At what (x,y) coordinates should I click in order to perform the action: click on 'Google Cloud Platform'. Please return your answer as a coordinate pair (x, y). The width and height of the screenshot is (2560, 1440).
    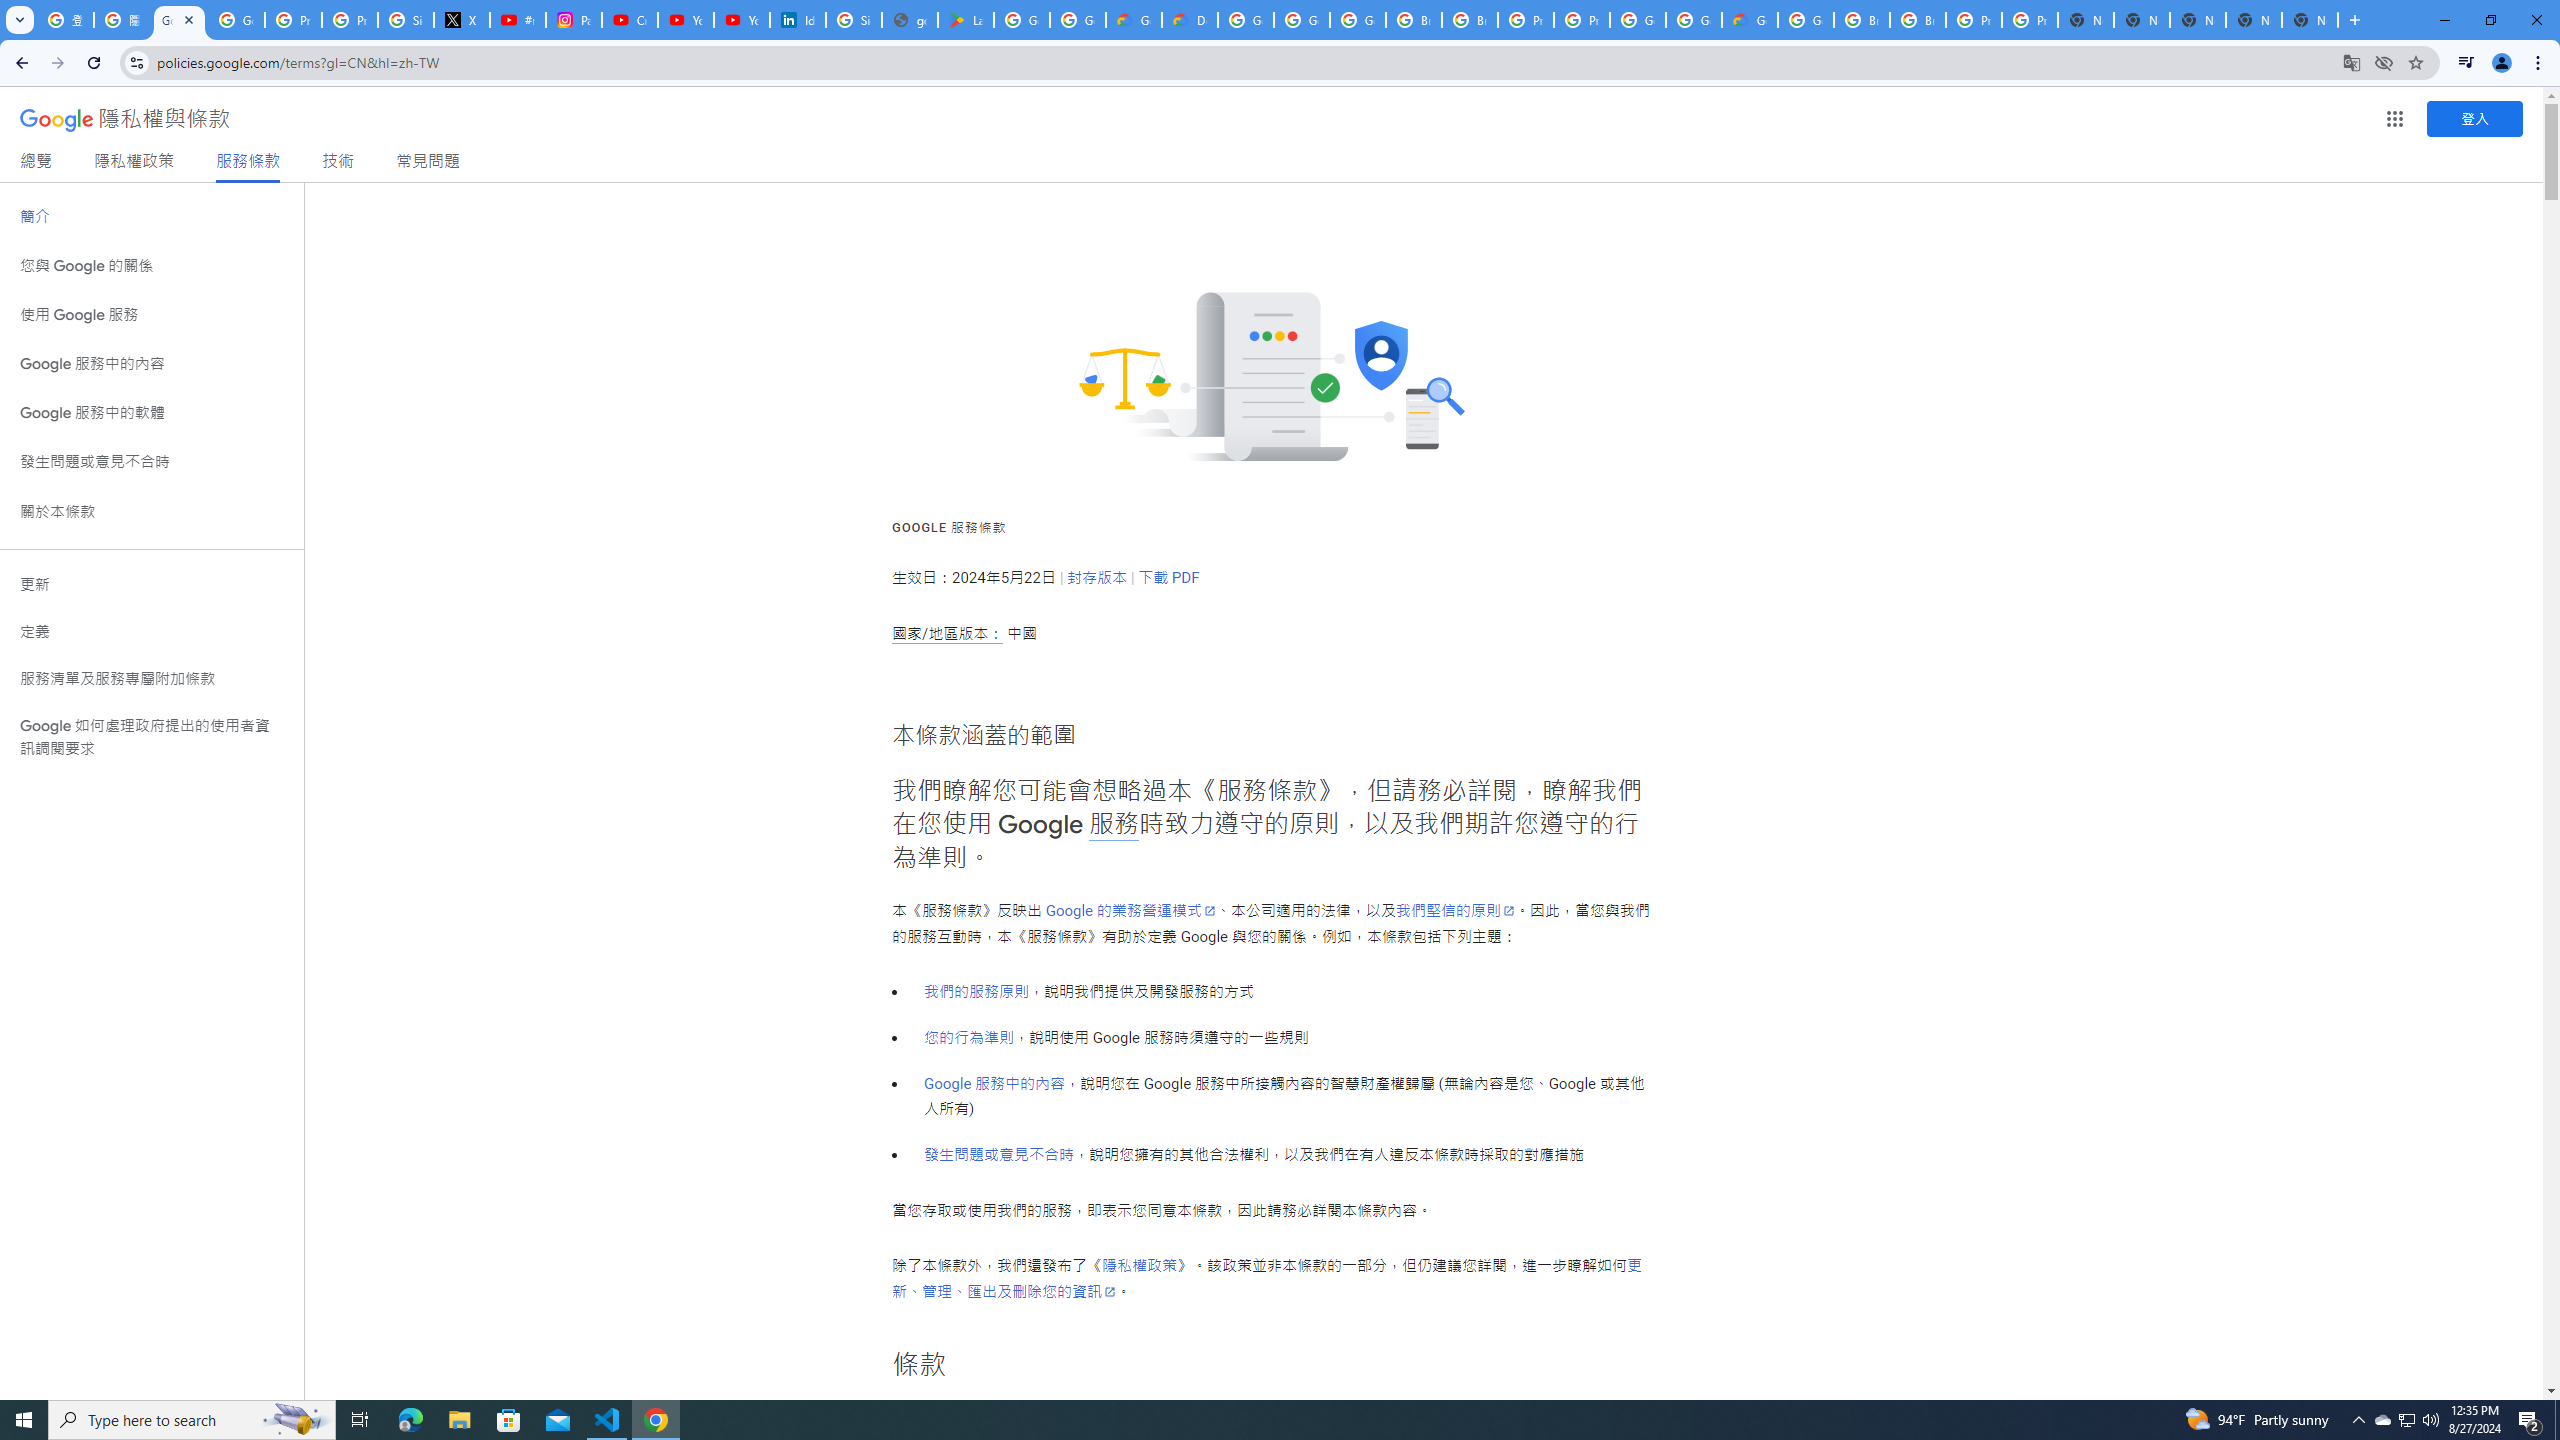
    Looking at the image, I should click on (1805, 19).